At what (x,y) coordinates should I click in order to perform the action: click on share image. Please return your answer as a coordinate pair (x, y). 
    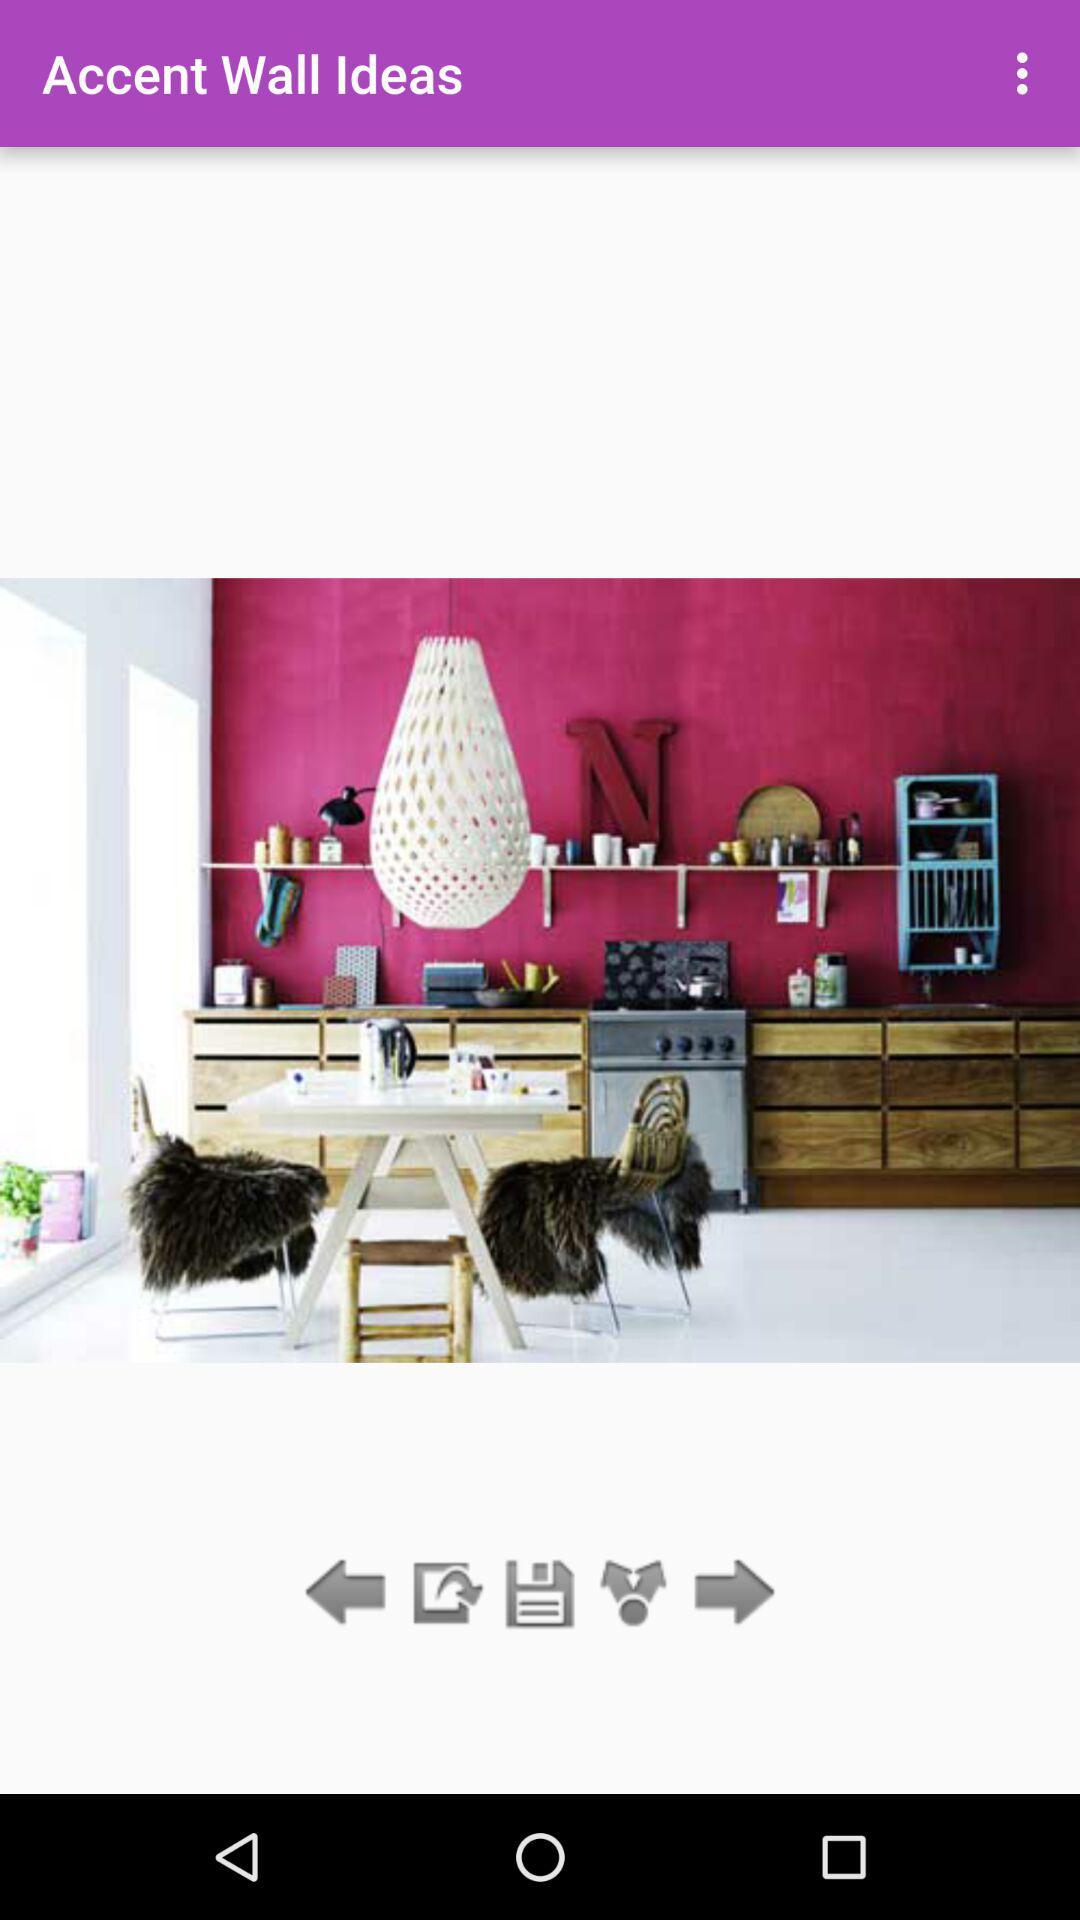
    Looking at the image, I should click on (634, 1593).